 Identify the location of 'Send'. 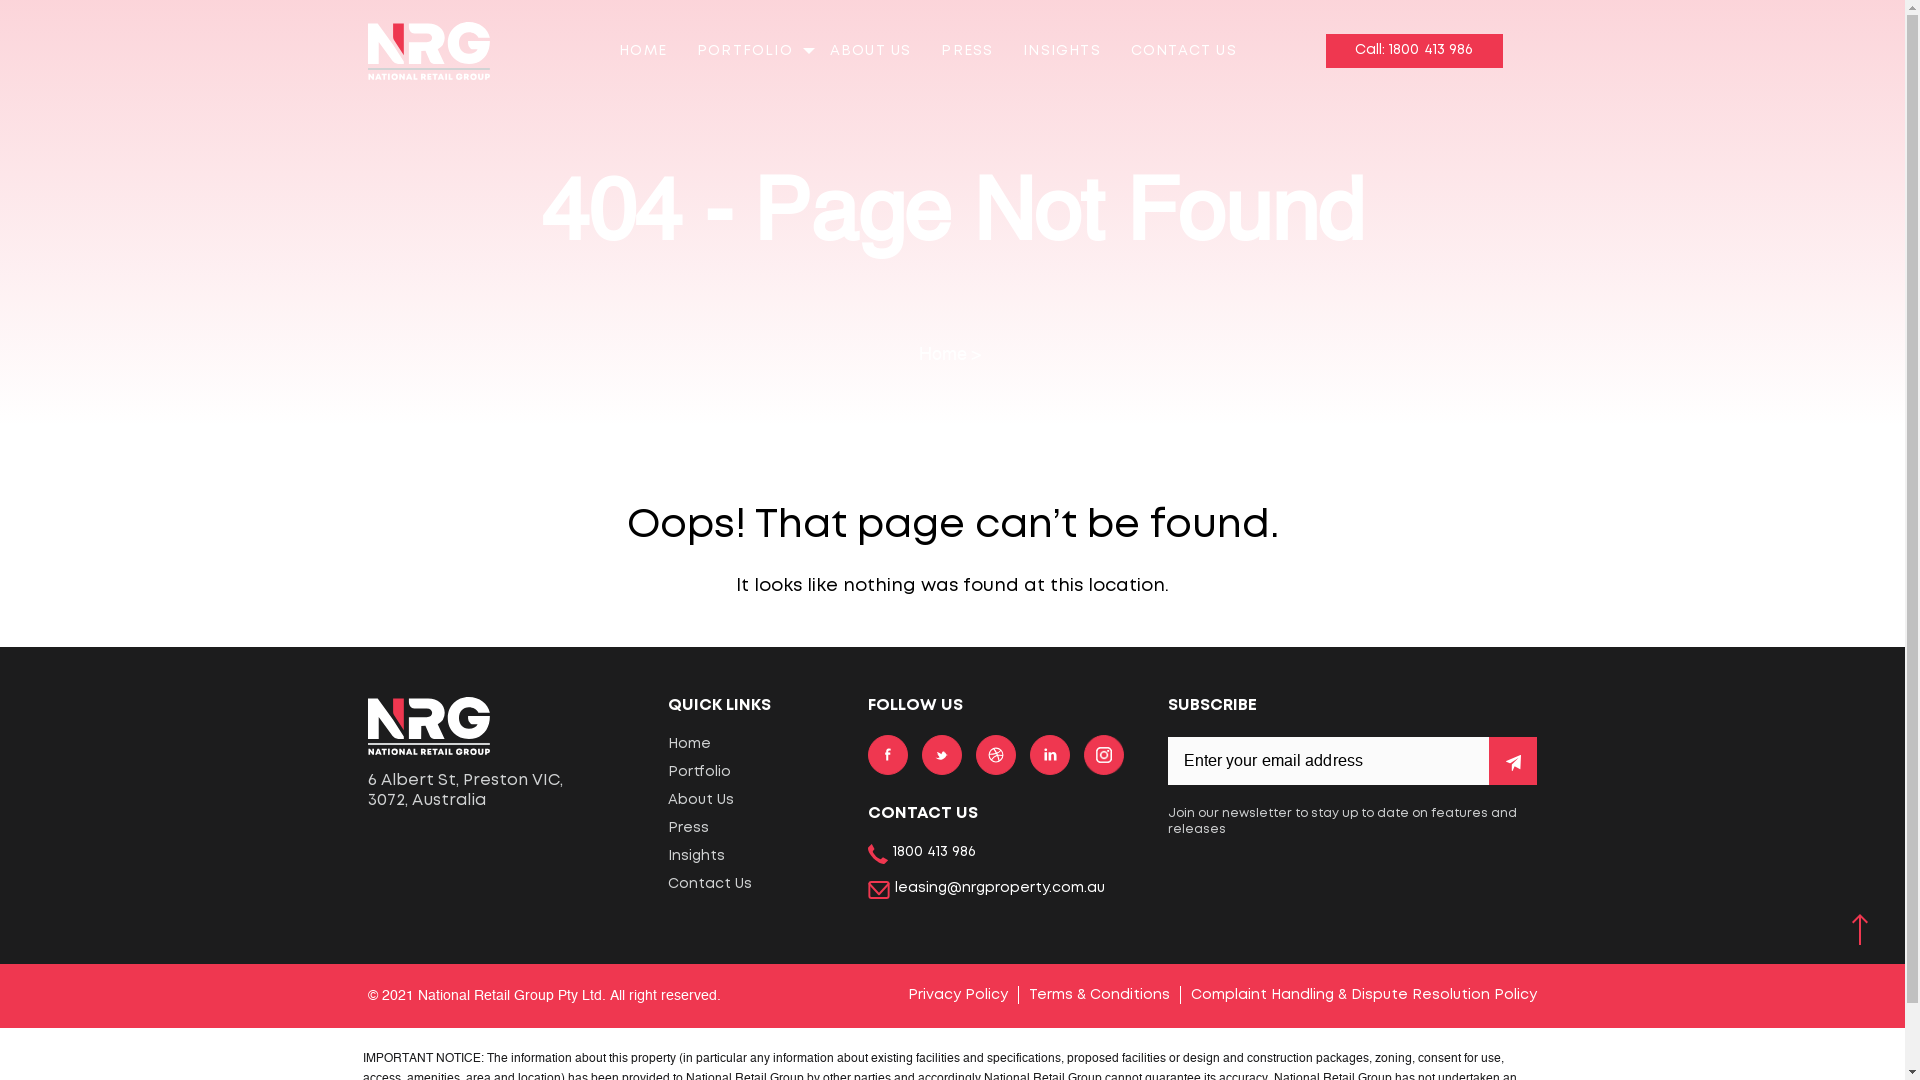
(1512, 760).